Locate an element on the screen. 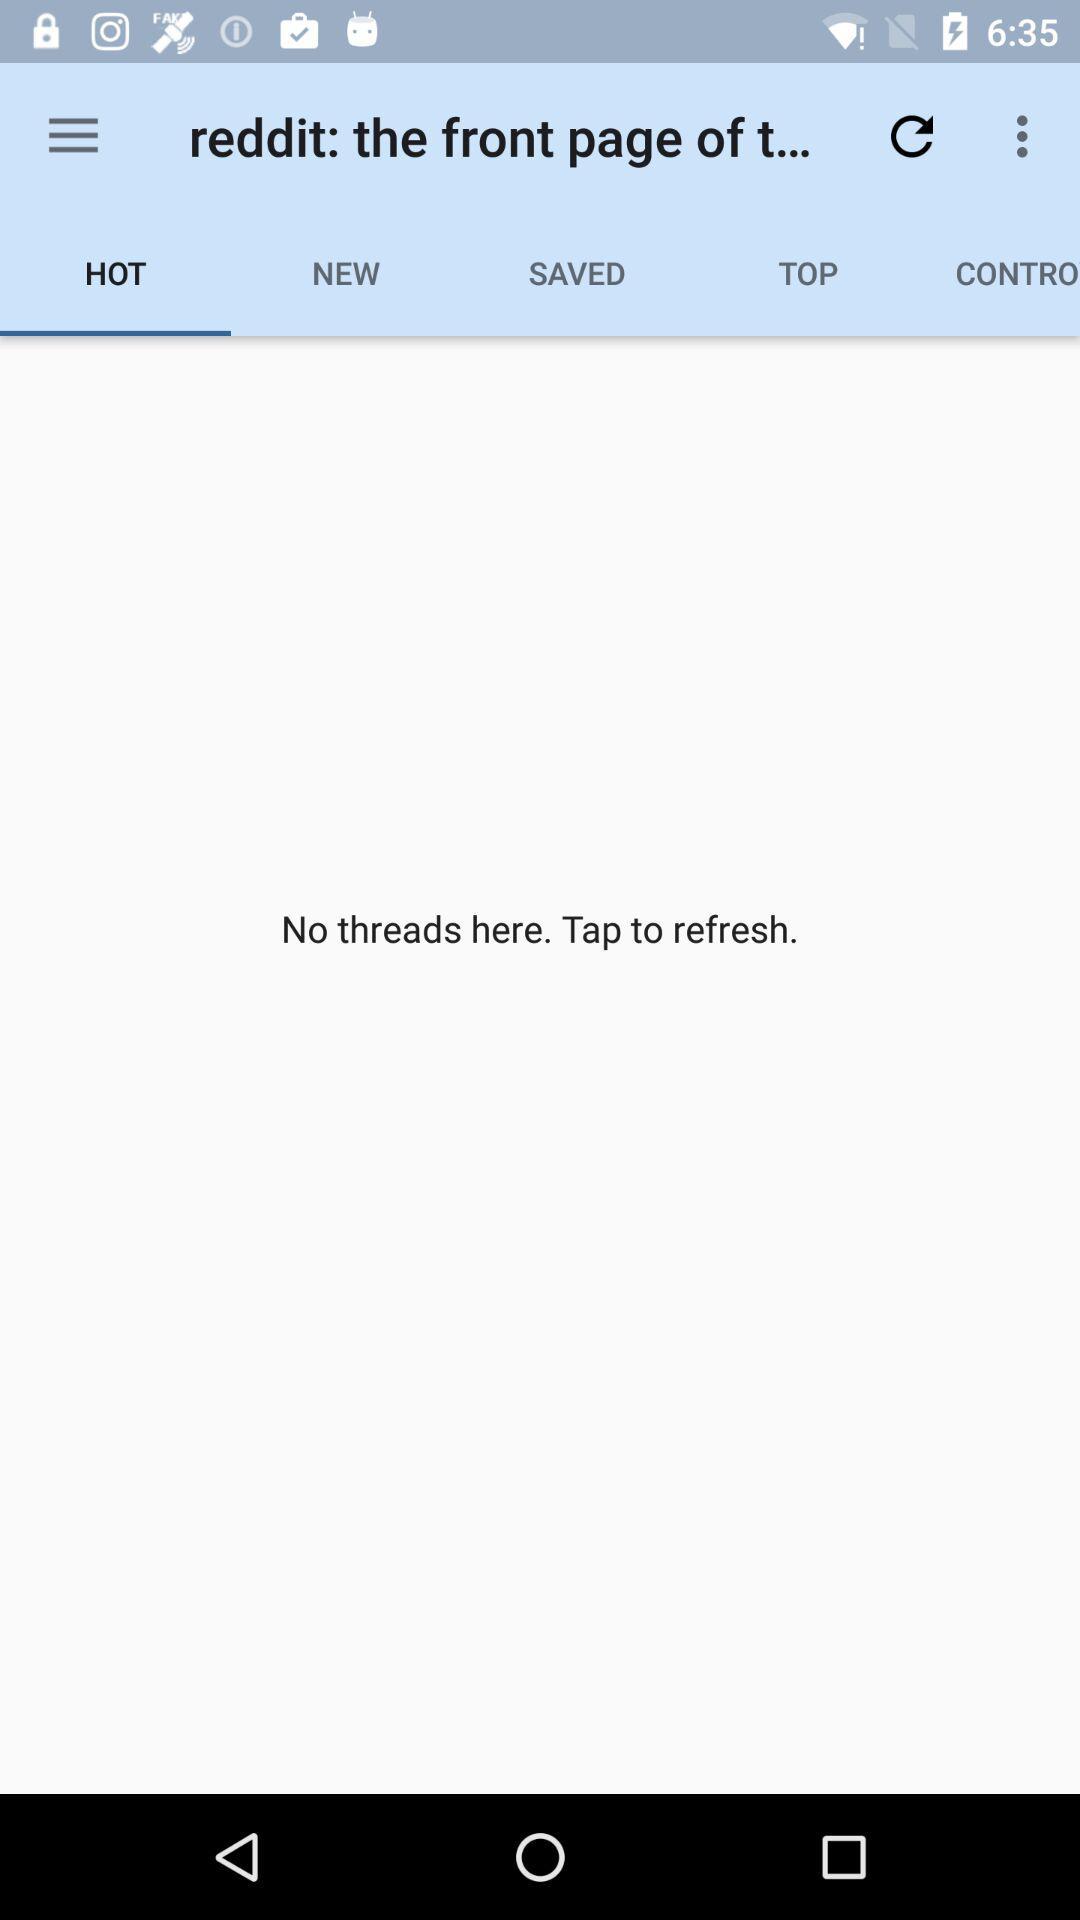  item next to the reddit the front is located at coordinates (911, 135).